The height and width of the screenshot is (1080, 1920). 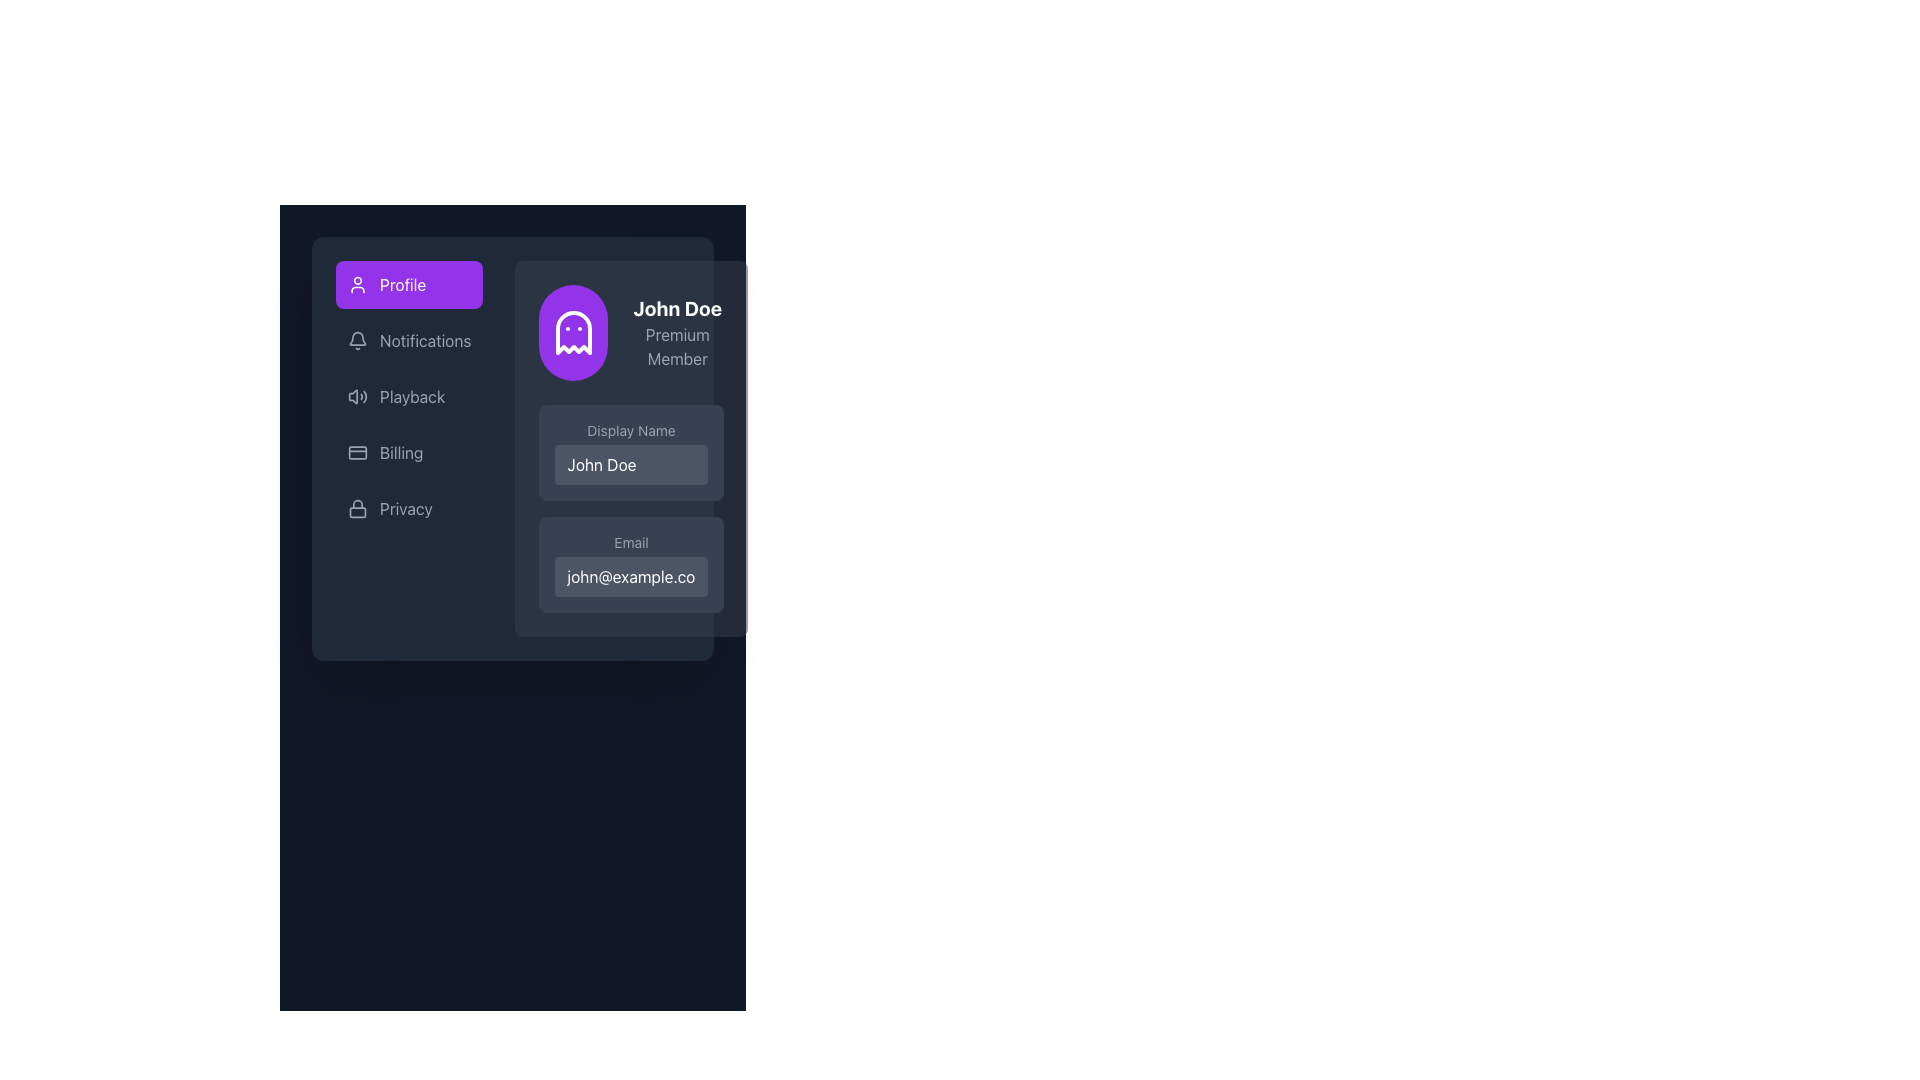 I want to click on the 'Privacy' button, which is the fifth item in the sidebar menu, to trigger the hover effect, so click(x=408, y=508).